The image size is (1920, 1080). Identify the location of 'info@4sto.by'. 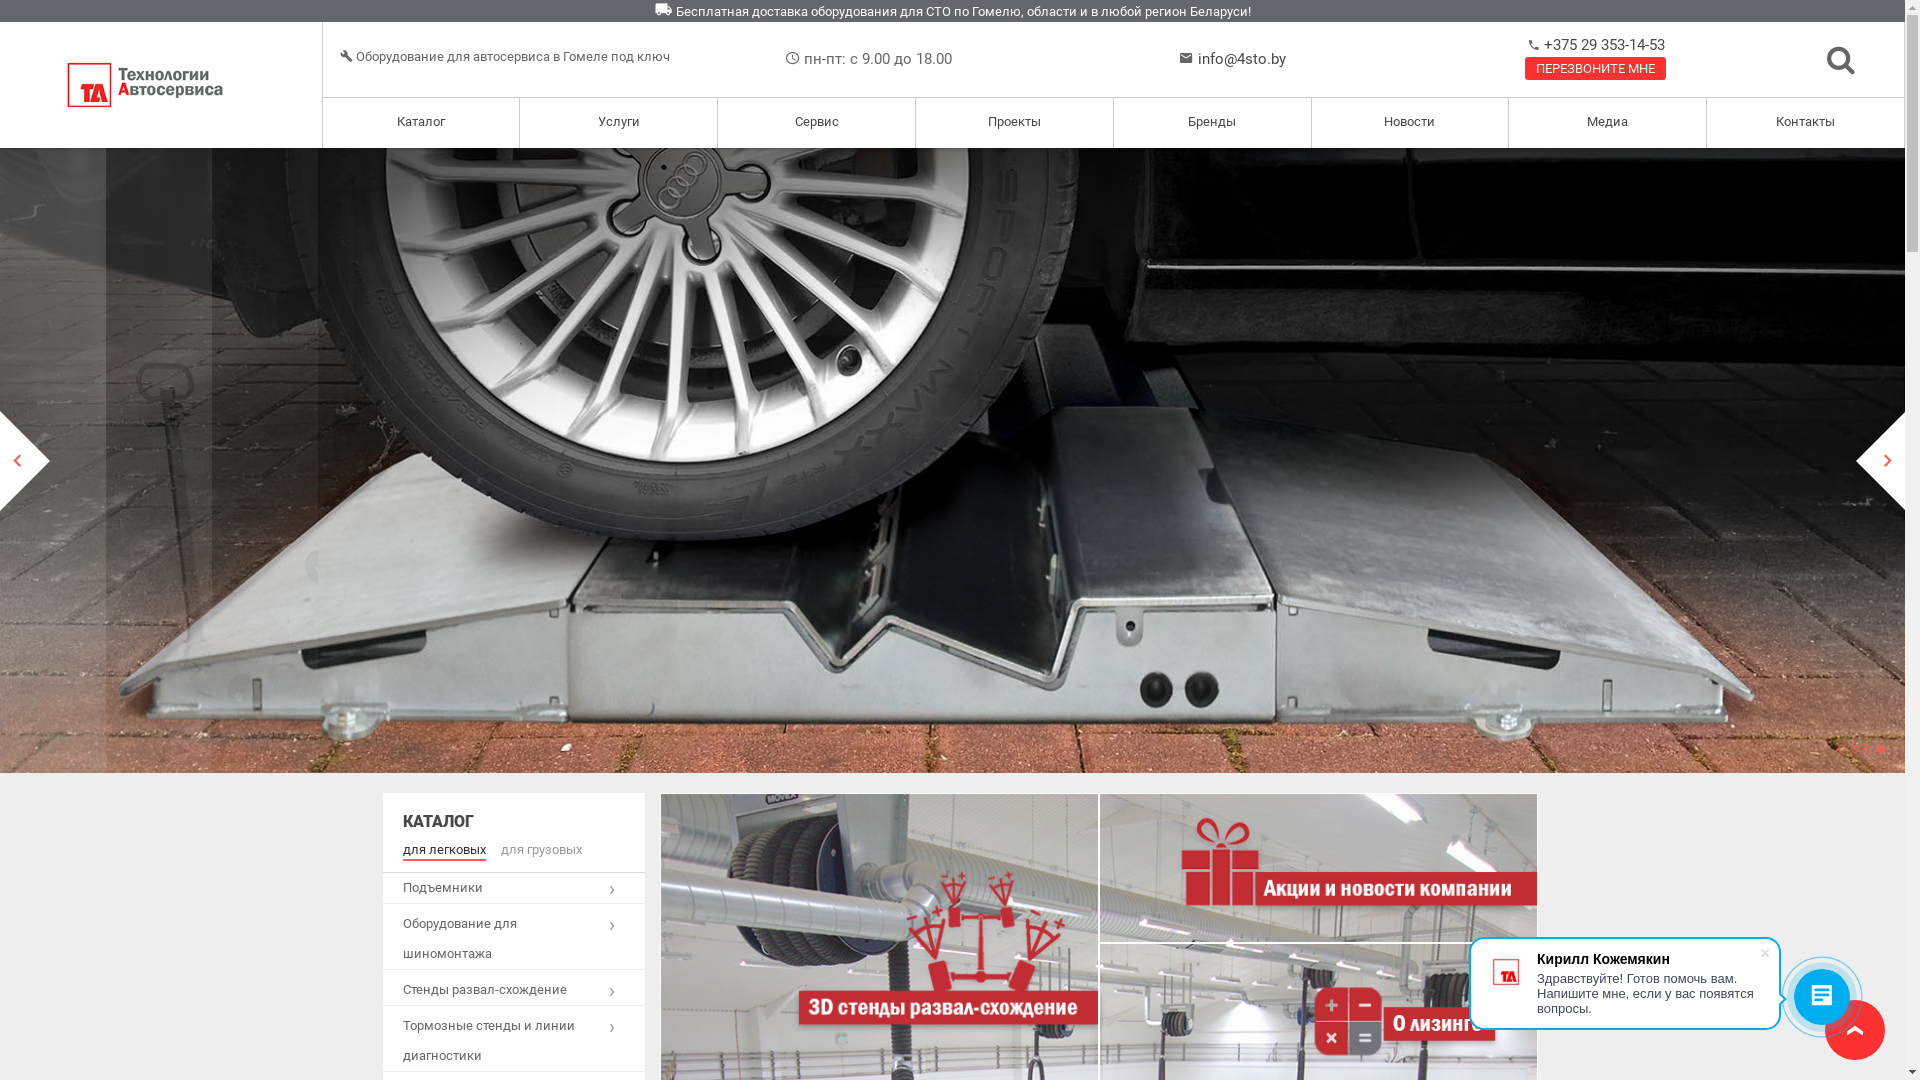
(1241, 57).